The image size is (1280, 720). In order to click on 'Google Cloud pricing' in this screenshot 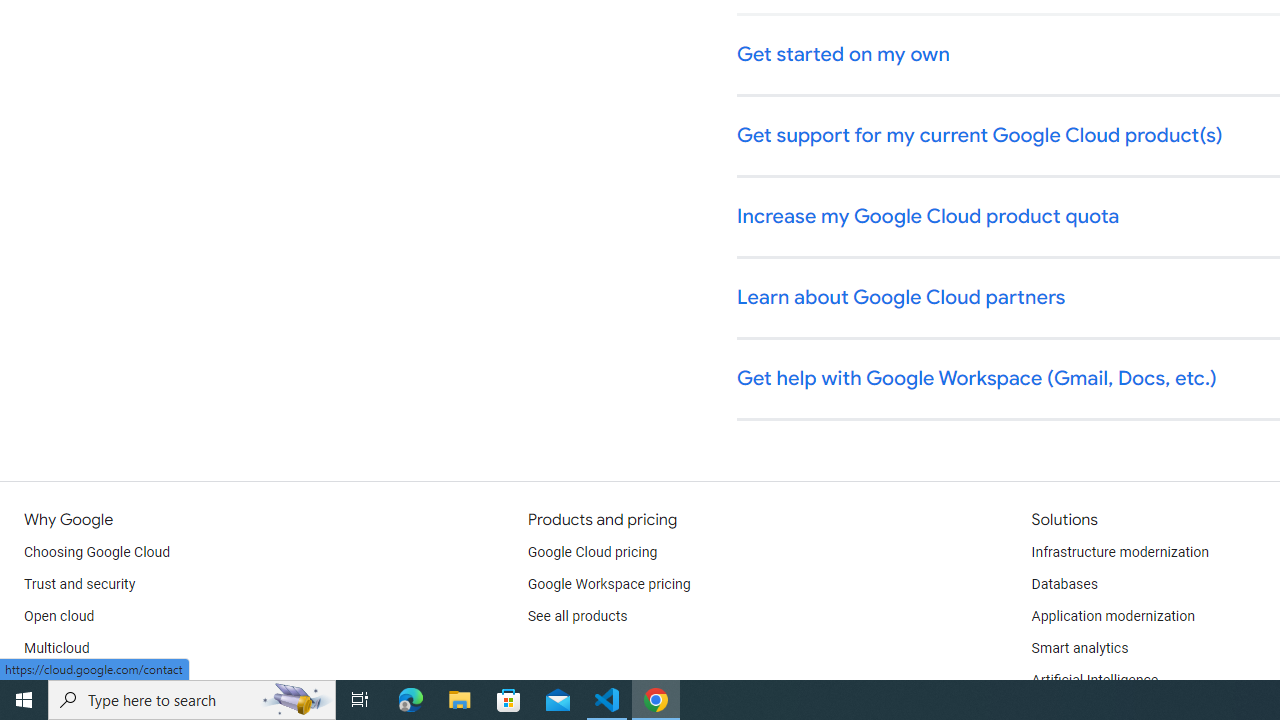, I will do `click(591, 552)`.